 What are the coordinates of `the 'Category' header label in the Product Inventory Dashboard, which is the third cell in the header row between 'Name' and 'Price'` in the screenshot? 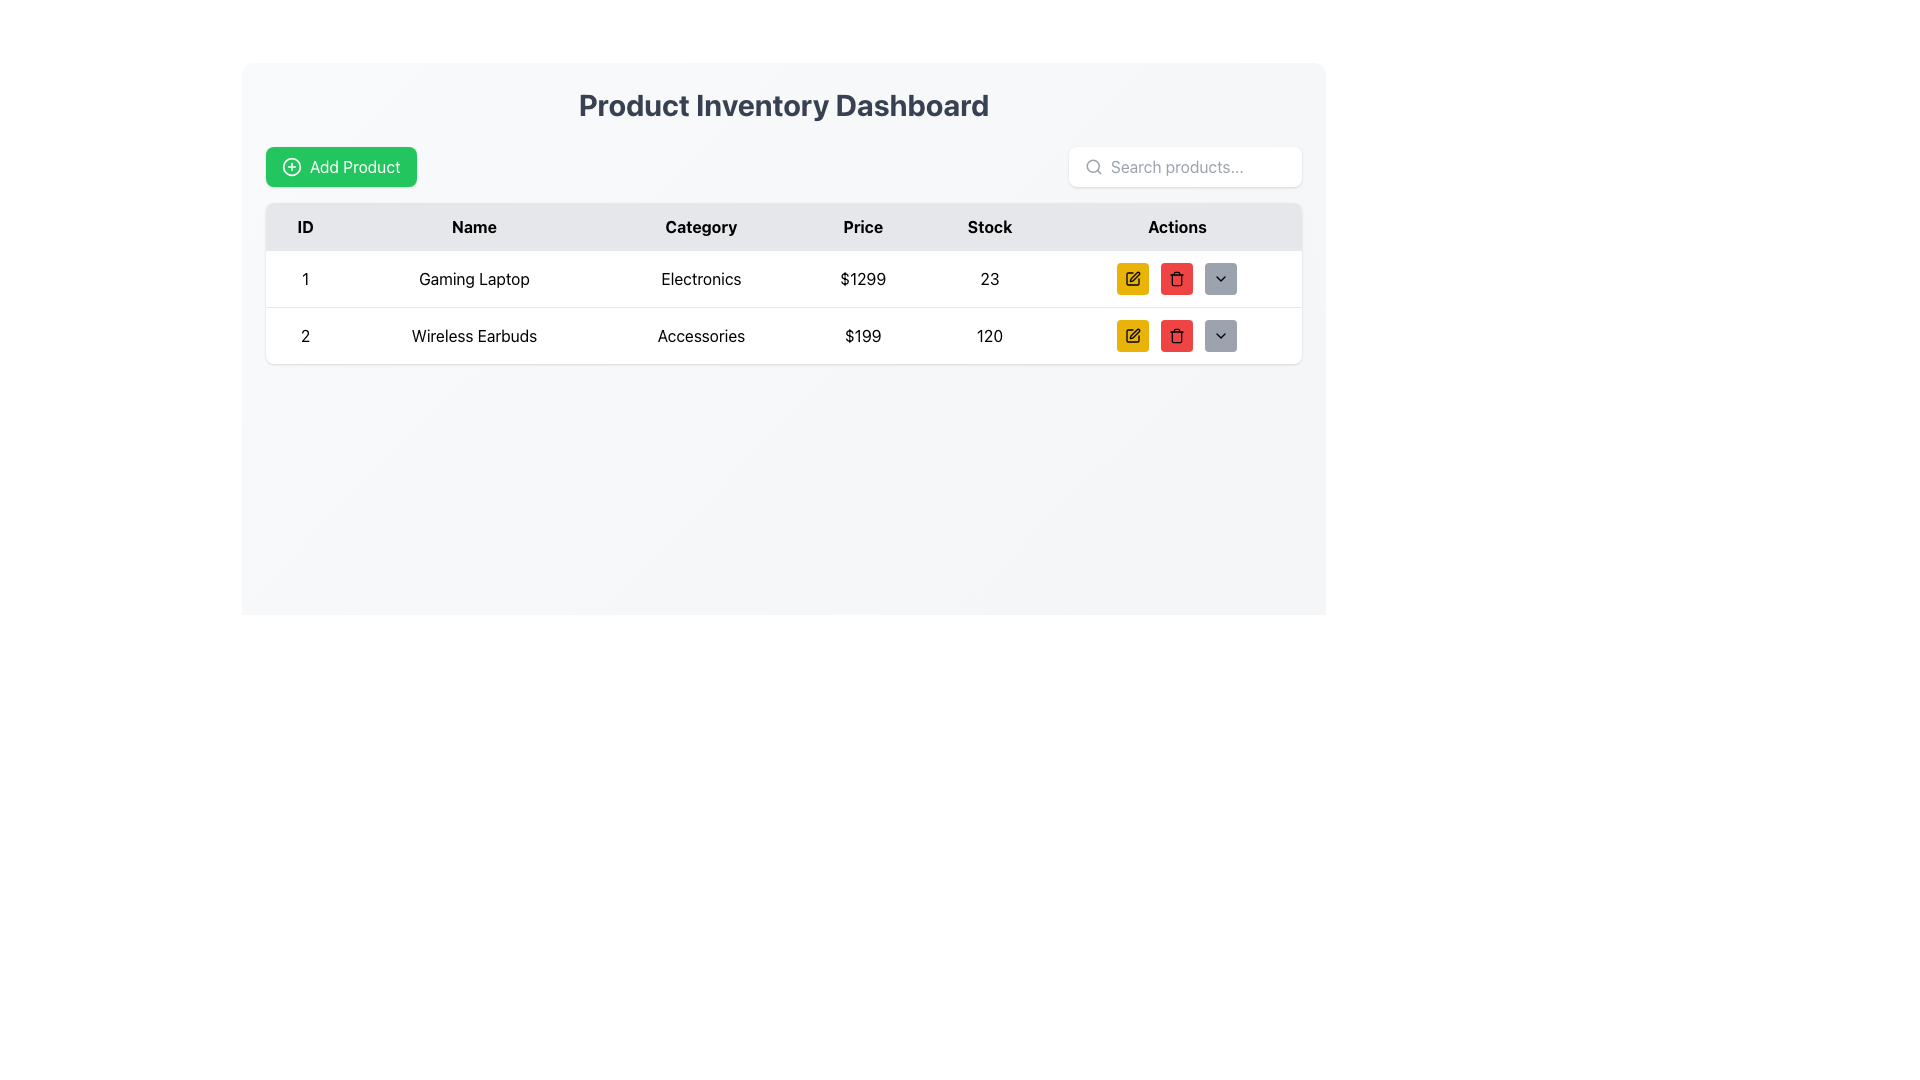 It's located at (701, 226).